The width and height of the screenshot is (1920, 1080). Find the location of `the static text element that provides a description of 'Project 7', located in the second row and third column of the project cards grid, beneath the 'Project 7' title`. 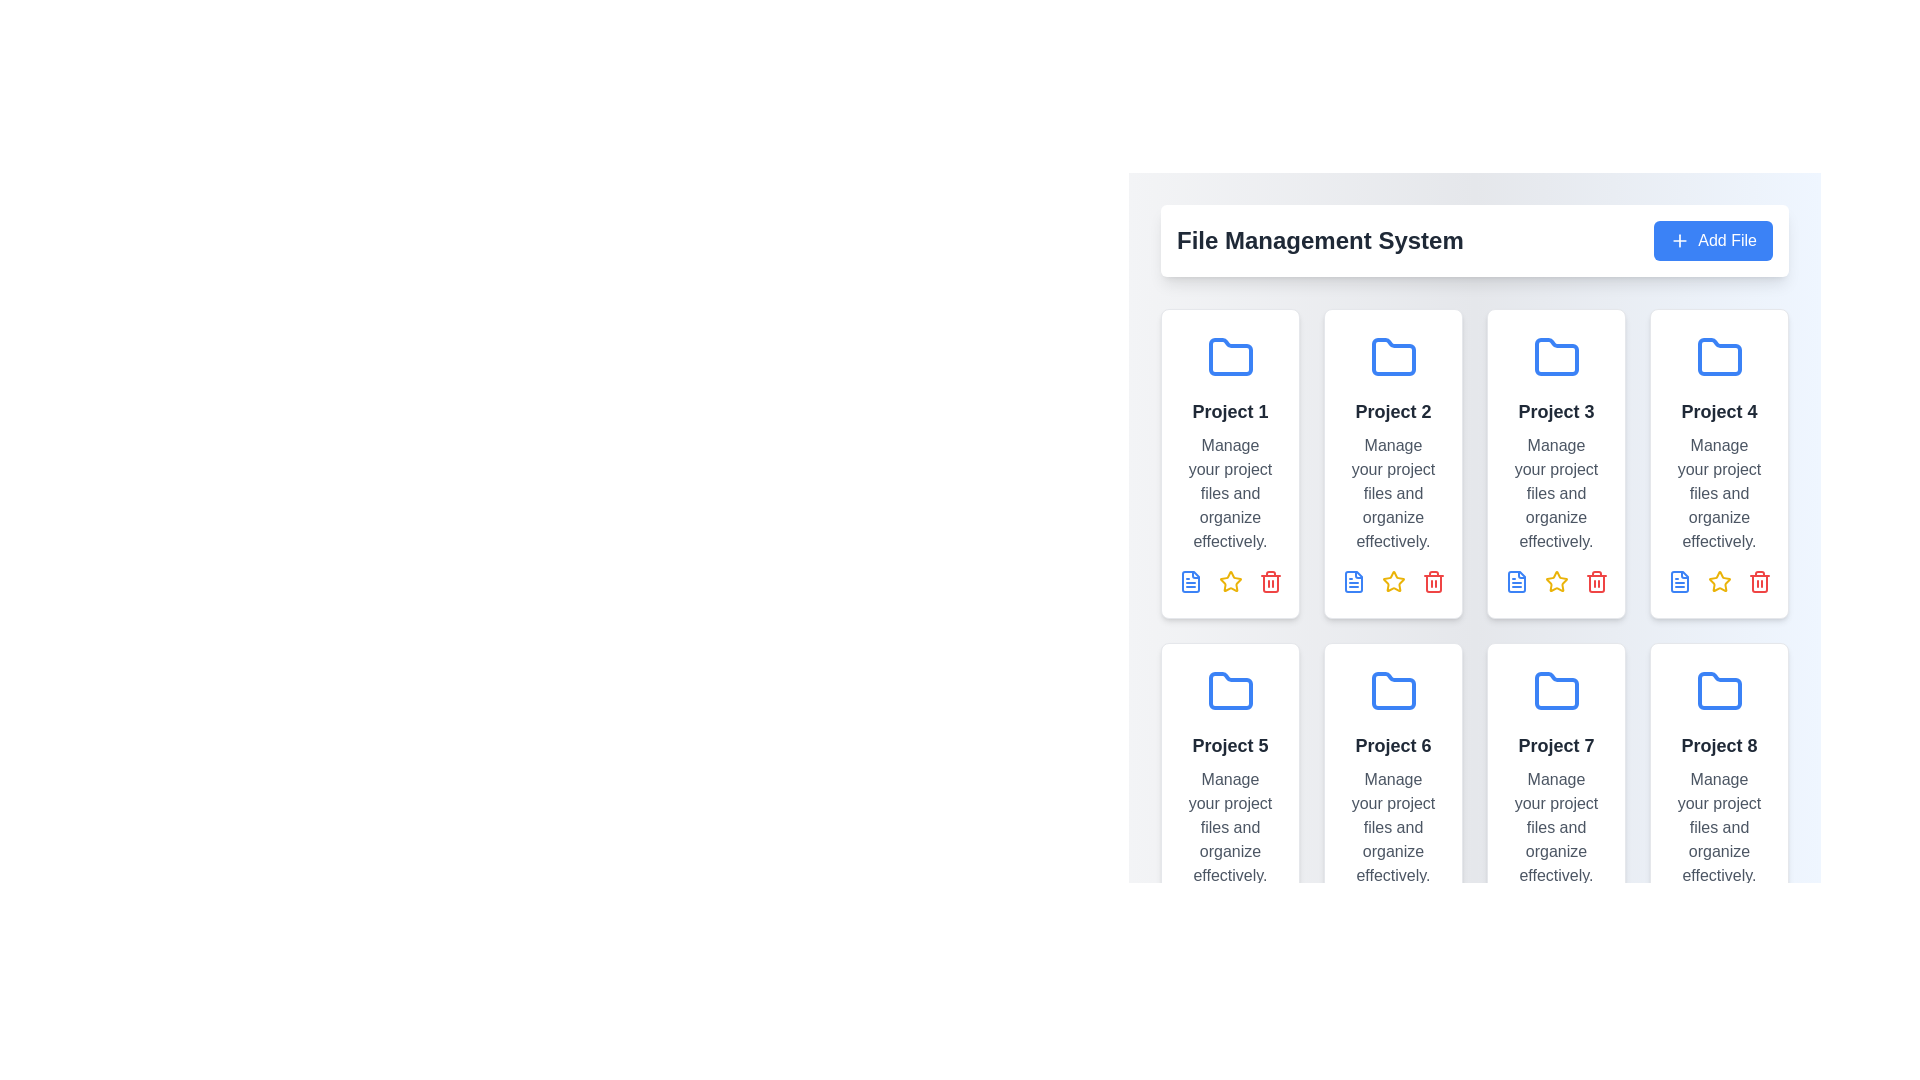

the static text element that provides a description of 'Project 7', located in the second row and third column of the project cards grid, beneath the 'Project 7' title is located at coordinates (1555, 828).